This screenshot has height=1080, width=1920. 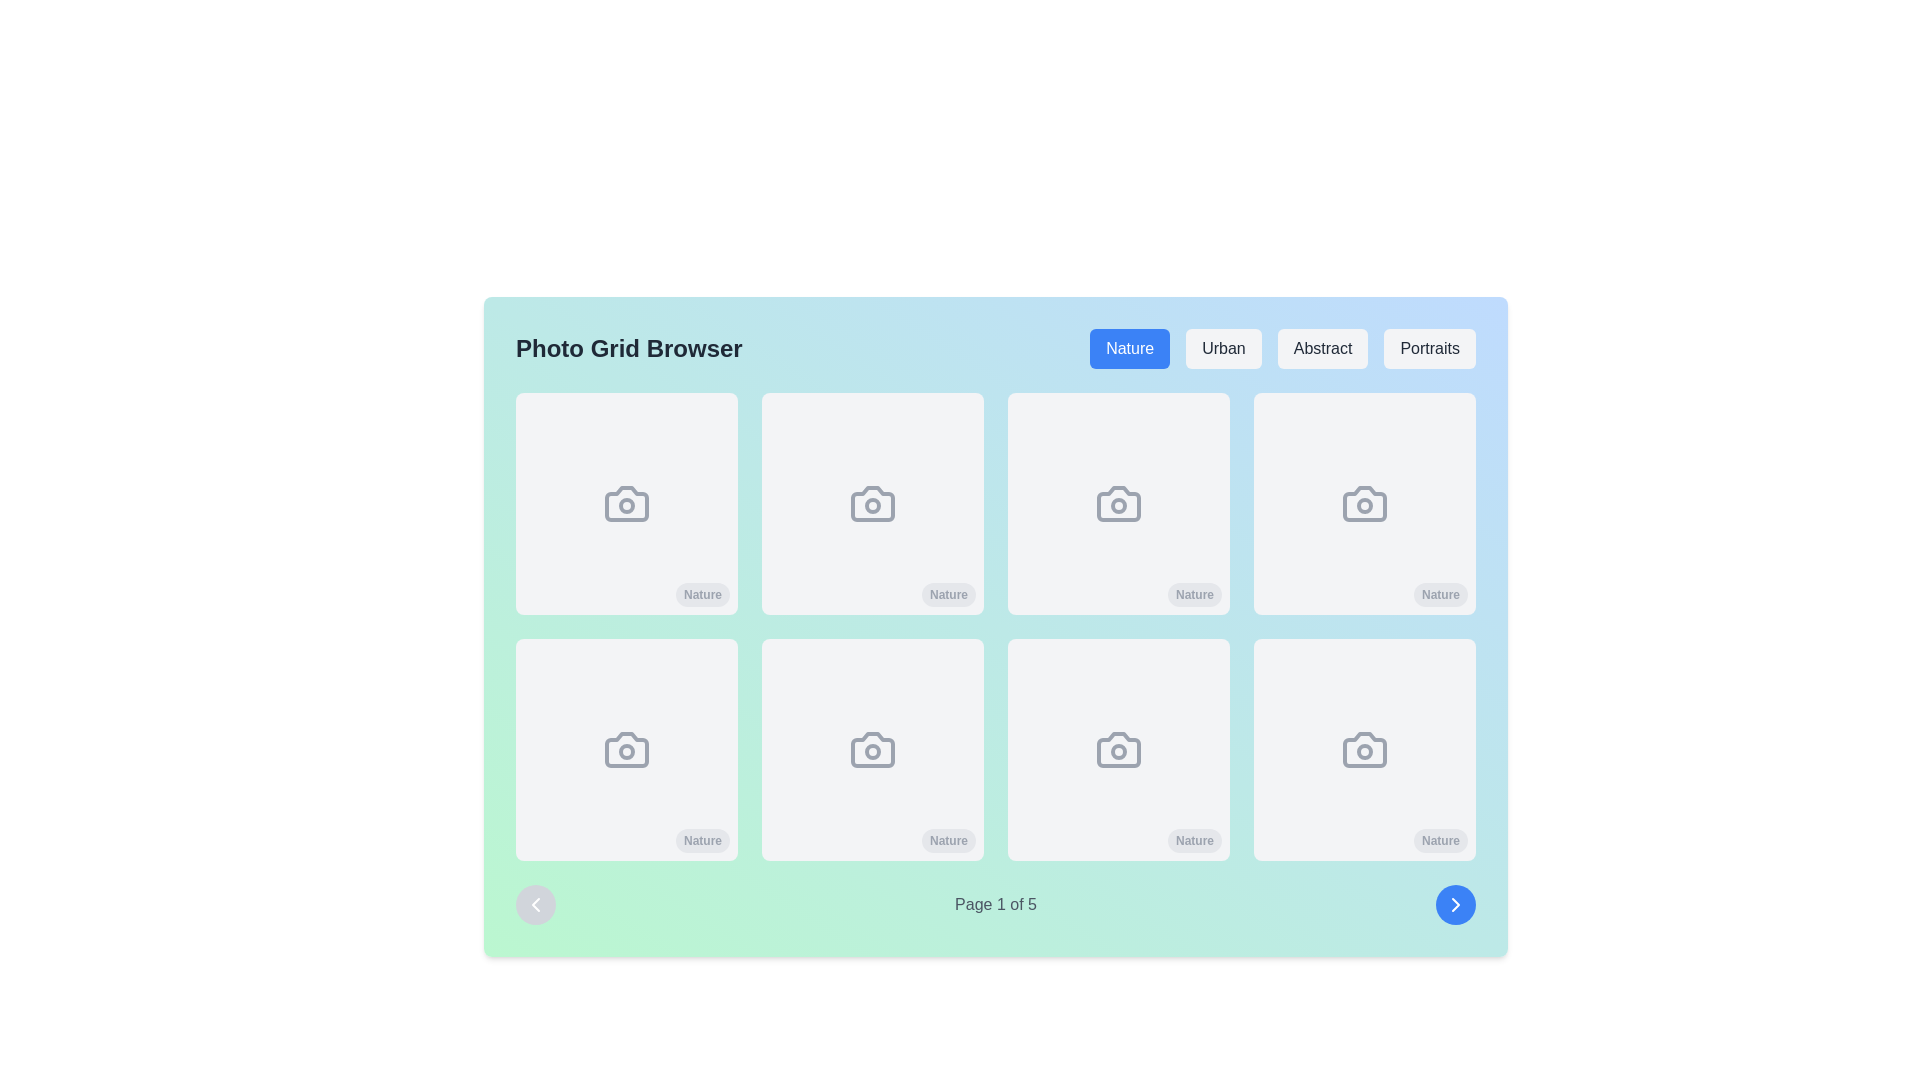 What do you see at coordinates (626, 752) in the screenshot?
I see `the SVG Circle that is positioned at the center of the lens of the camera icon, located within the lower-left image of the third row in the grid` at bounding box center [626, 752].